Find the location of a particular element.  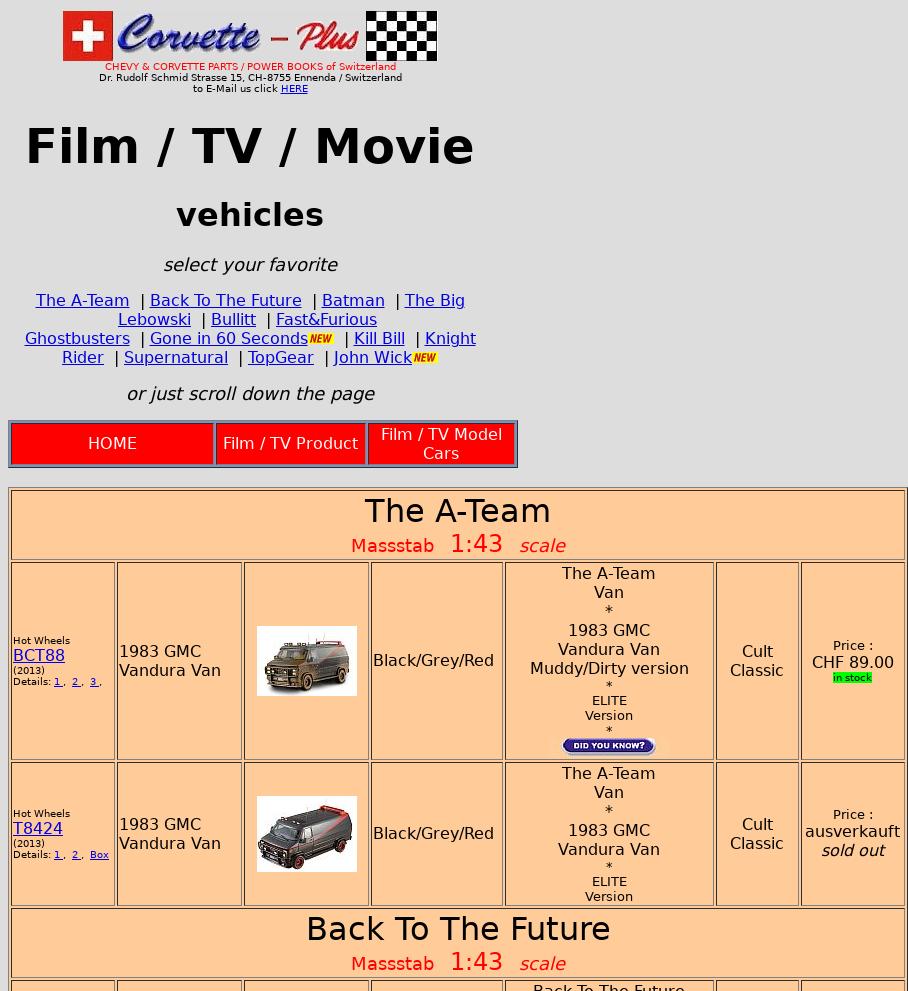

'BCT88' is located at coordinates (39, 653).